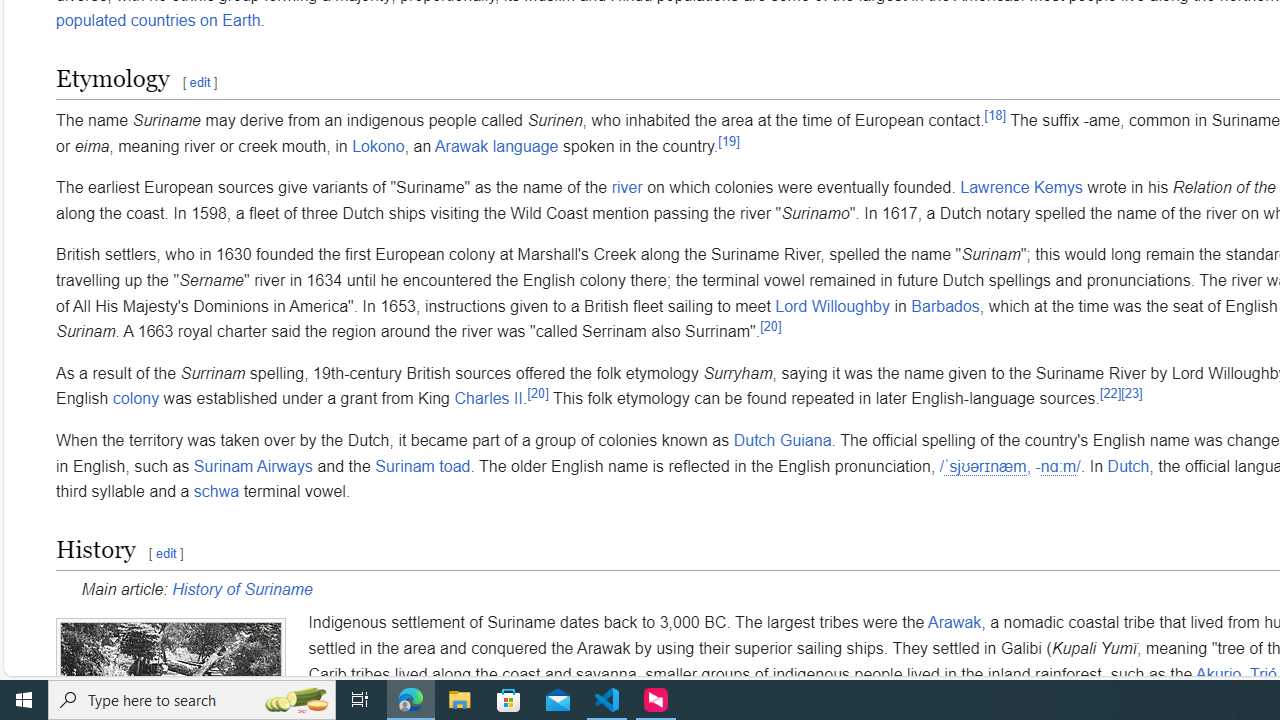 The width and height of the screenshot is (1280, 720). What do you see at coordinates (496, 144) in the screenshot?
I see `'Arawak language'` at bounding box center [496, 144].